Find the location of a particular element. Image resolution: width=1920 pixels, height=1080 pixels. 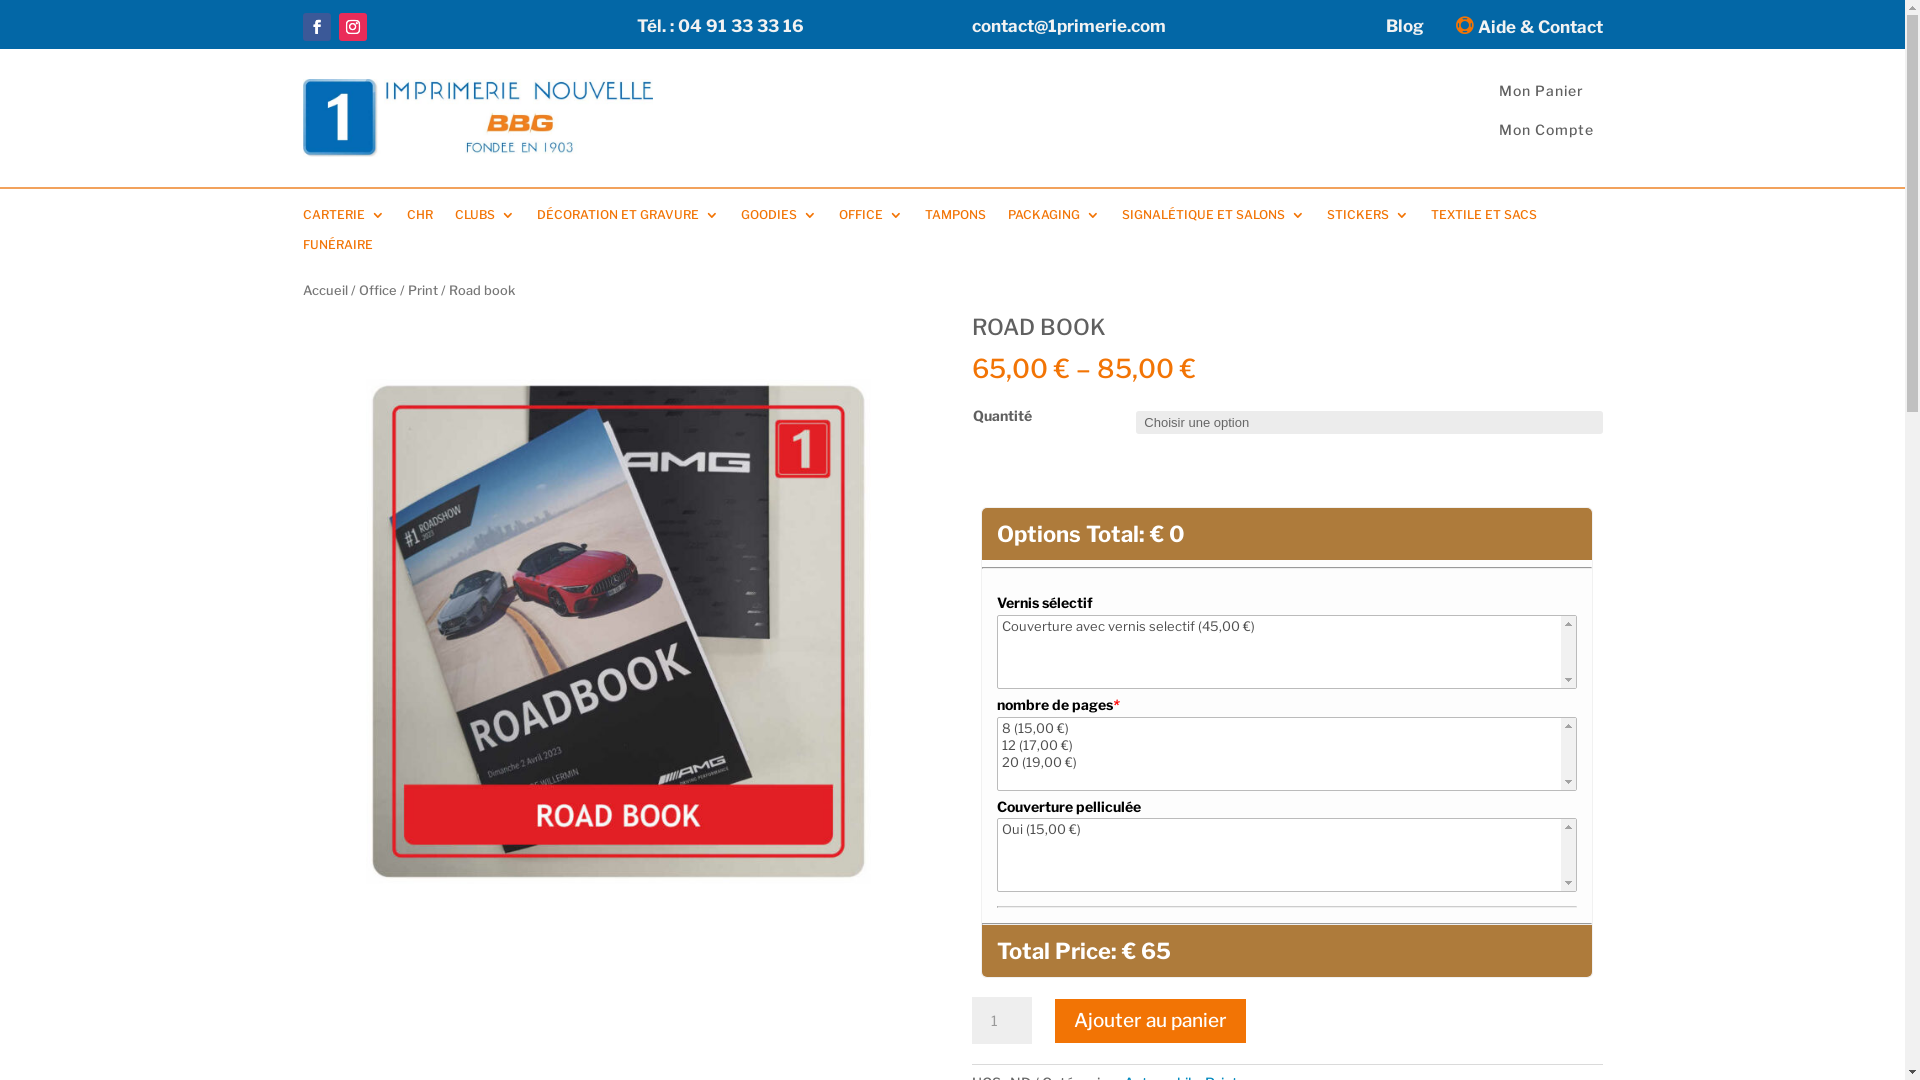

'Office' is located at coordinates (358, 290).